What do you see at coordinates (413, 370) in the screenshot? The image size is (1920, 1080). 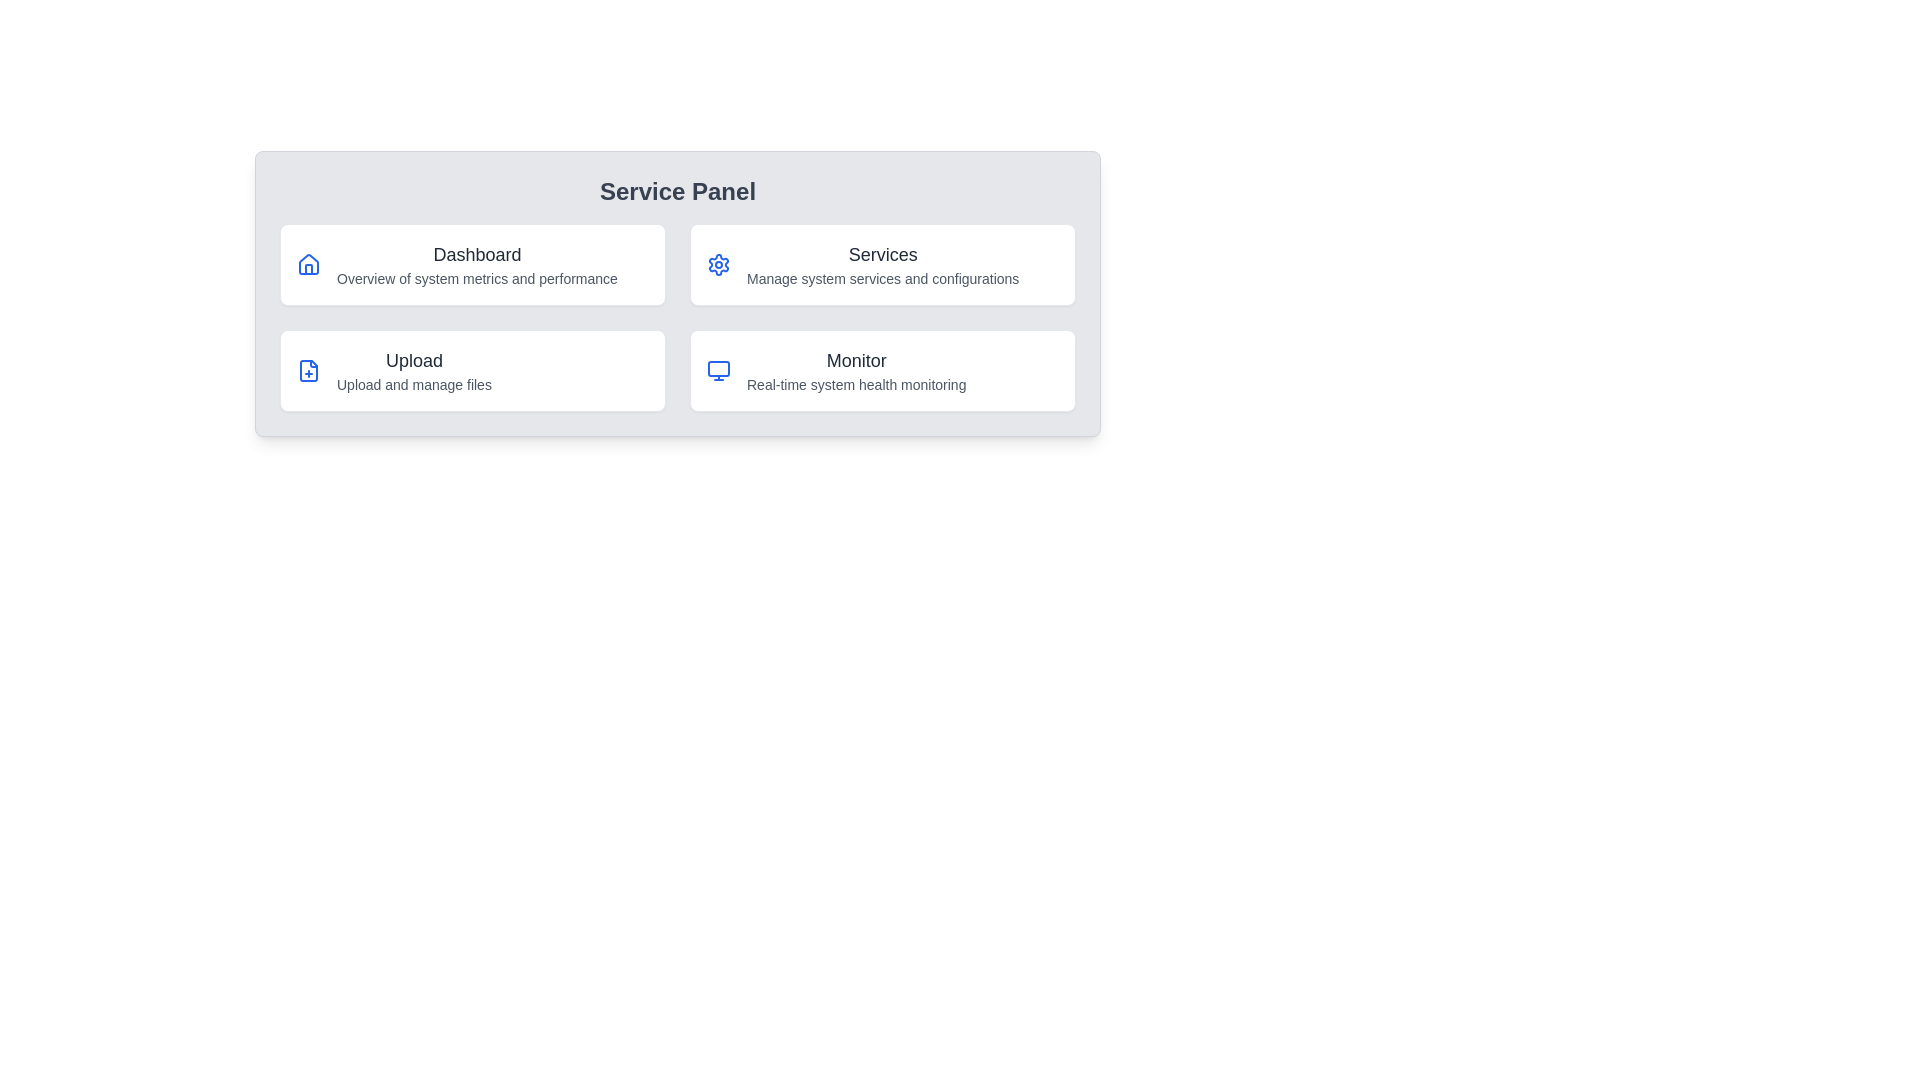 I see `the Text Label that displays 'Upload' in a large, bold font and 'Upload and manage files.' in a smaller font, located in the left-bottom quadrant of the 'Service Panel' section` at bounding box center [413, 370].